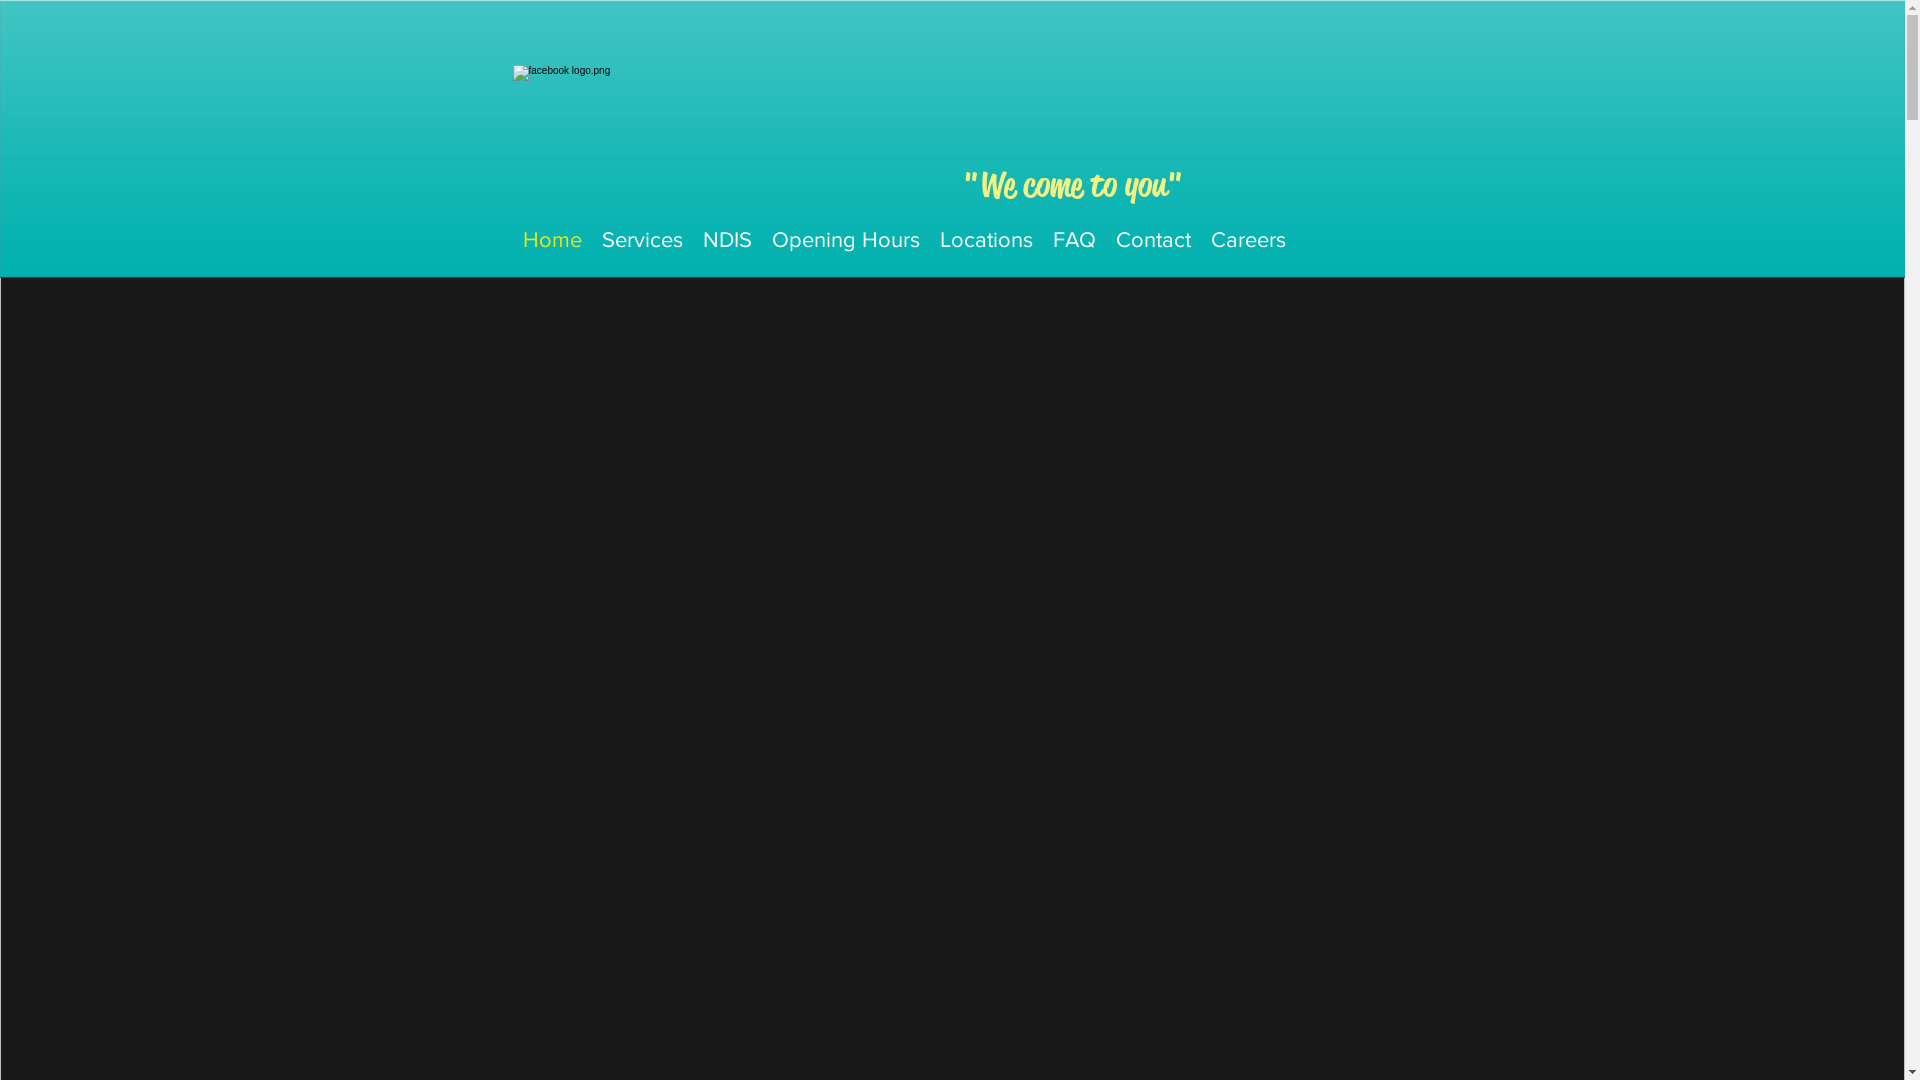 Image resolution: width=1920 pixels, height=1080 pixels. Describe the element at coordinates (1040, 238) in the screenshot. I see `'FAQ'` at that location.